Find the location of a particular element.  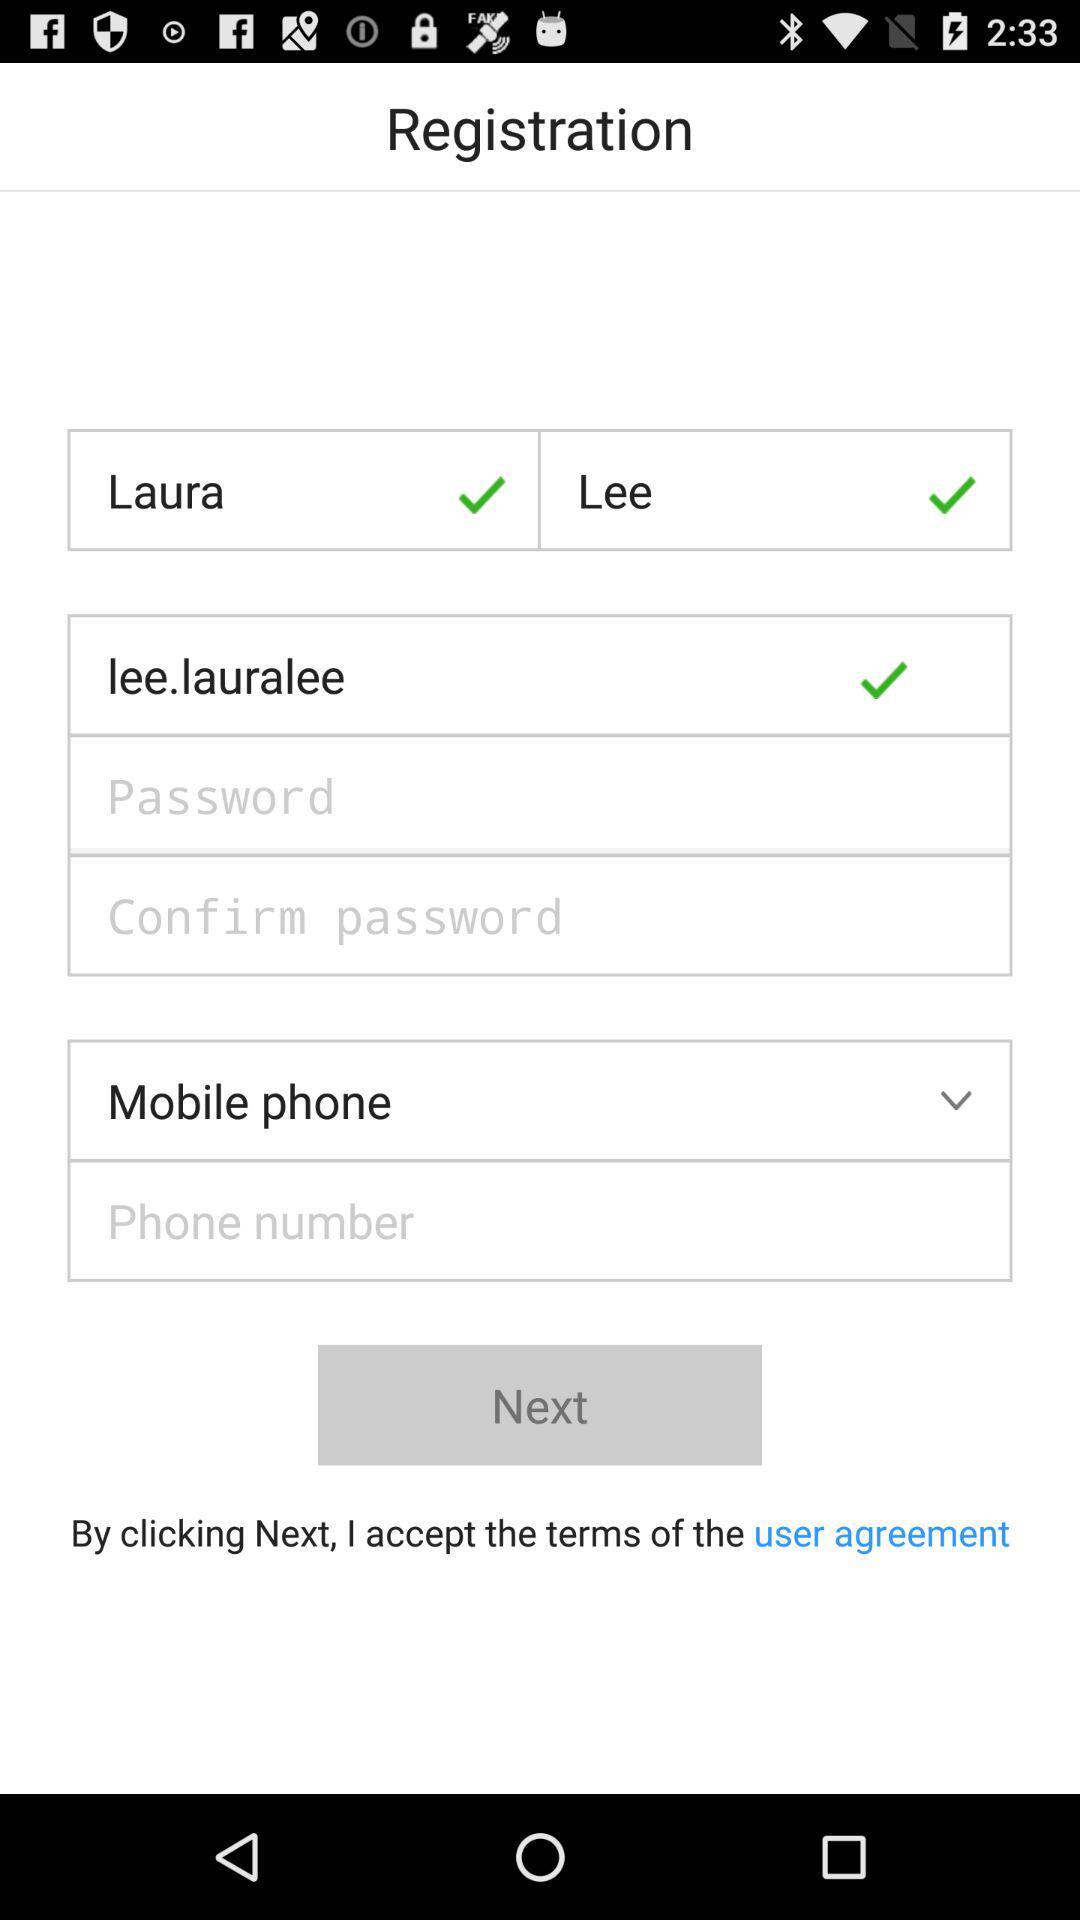

laura icon is located at coordinates (304, 490).